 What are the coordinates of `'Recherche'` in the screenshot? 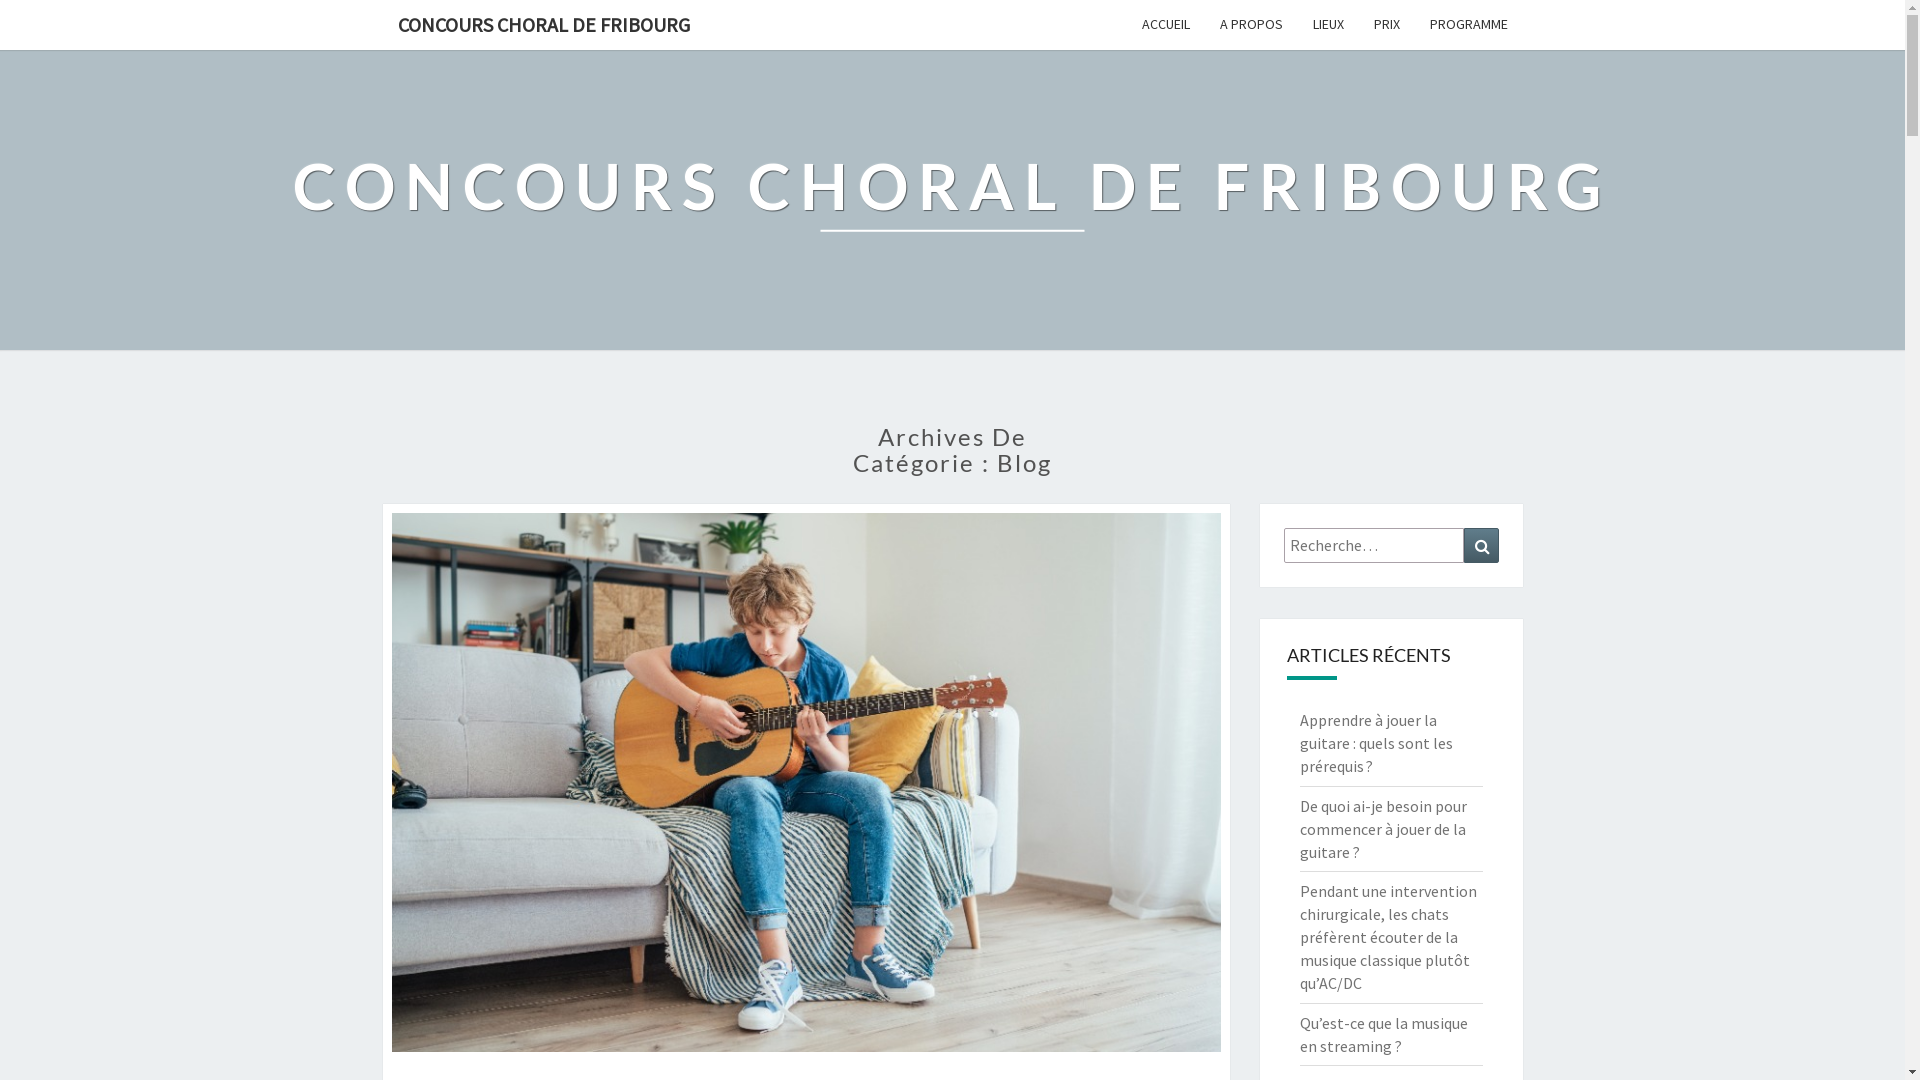 It's located at (1481, 545).